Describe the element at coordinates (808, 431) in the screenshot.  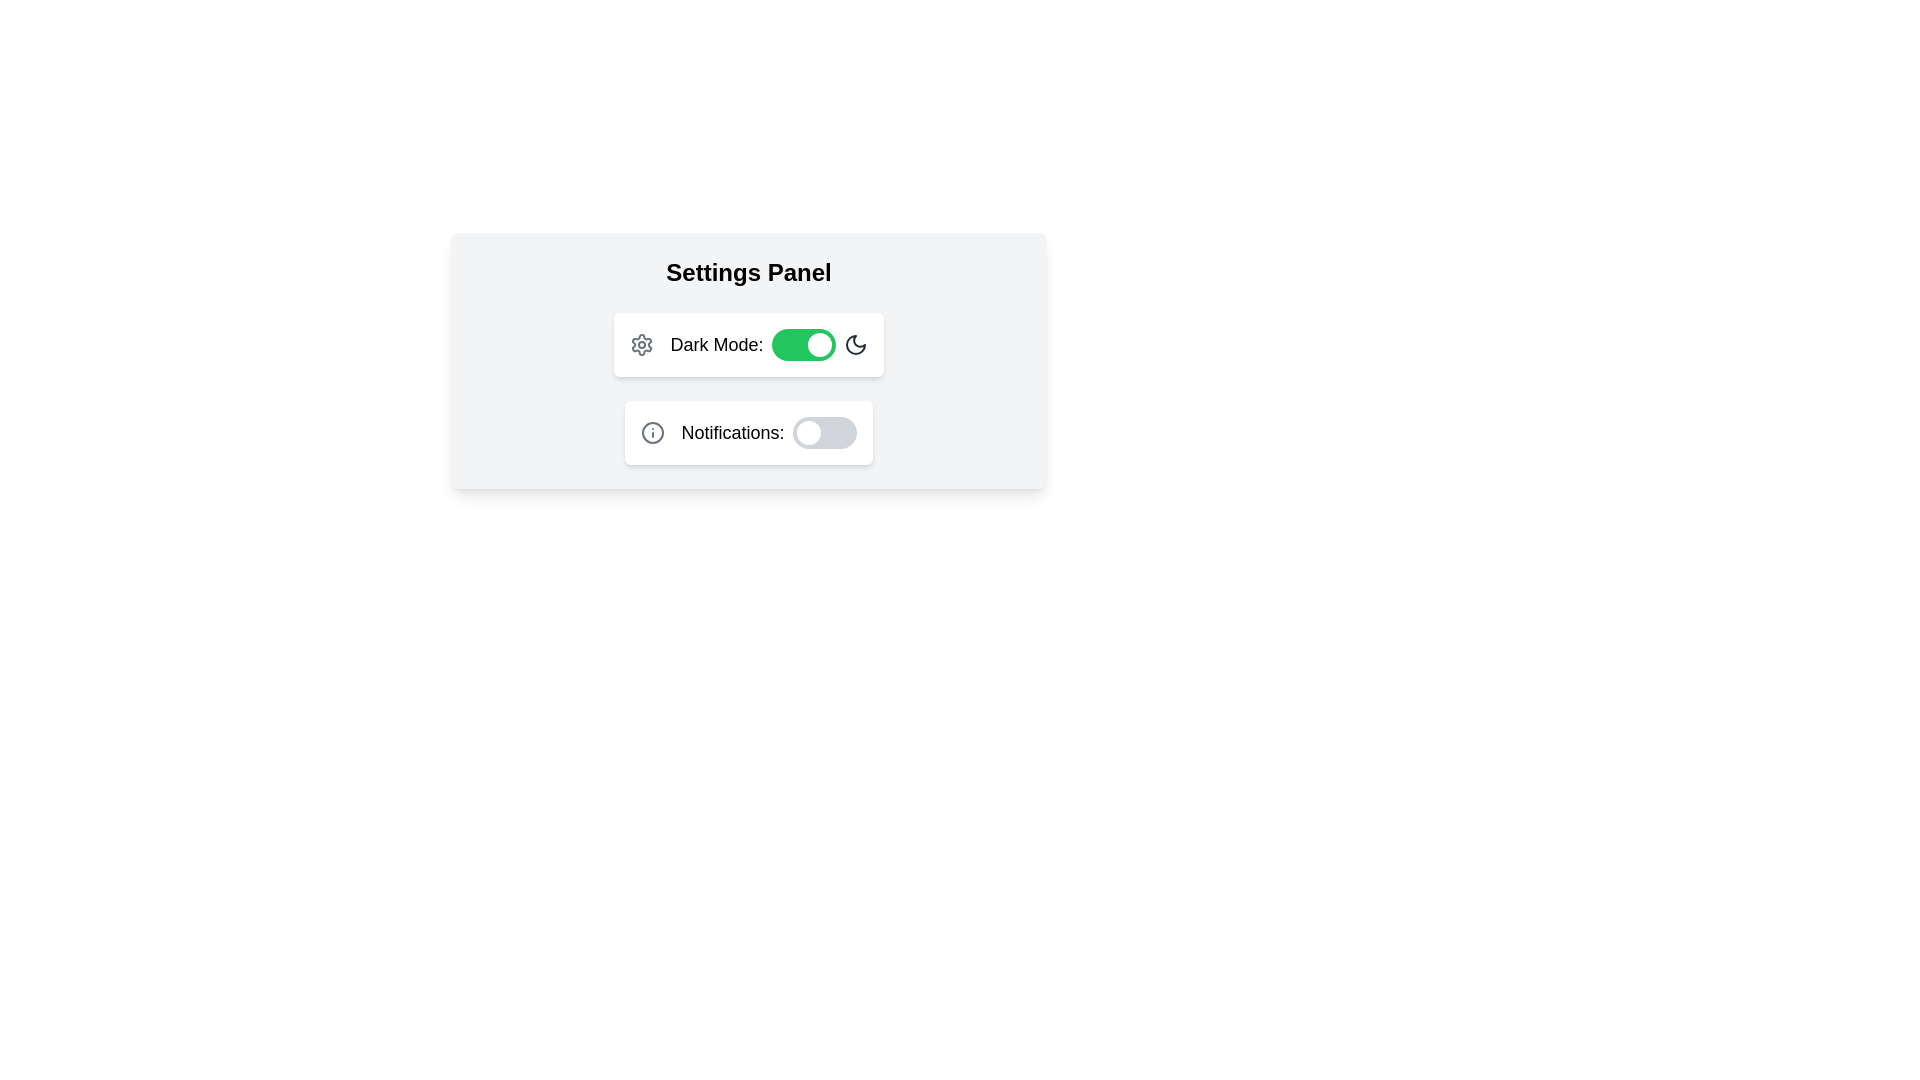
I see `the interactive toggle control indicator in the Notifications section` at that location.